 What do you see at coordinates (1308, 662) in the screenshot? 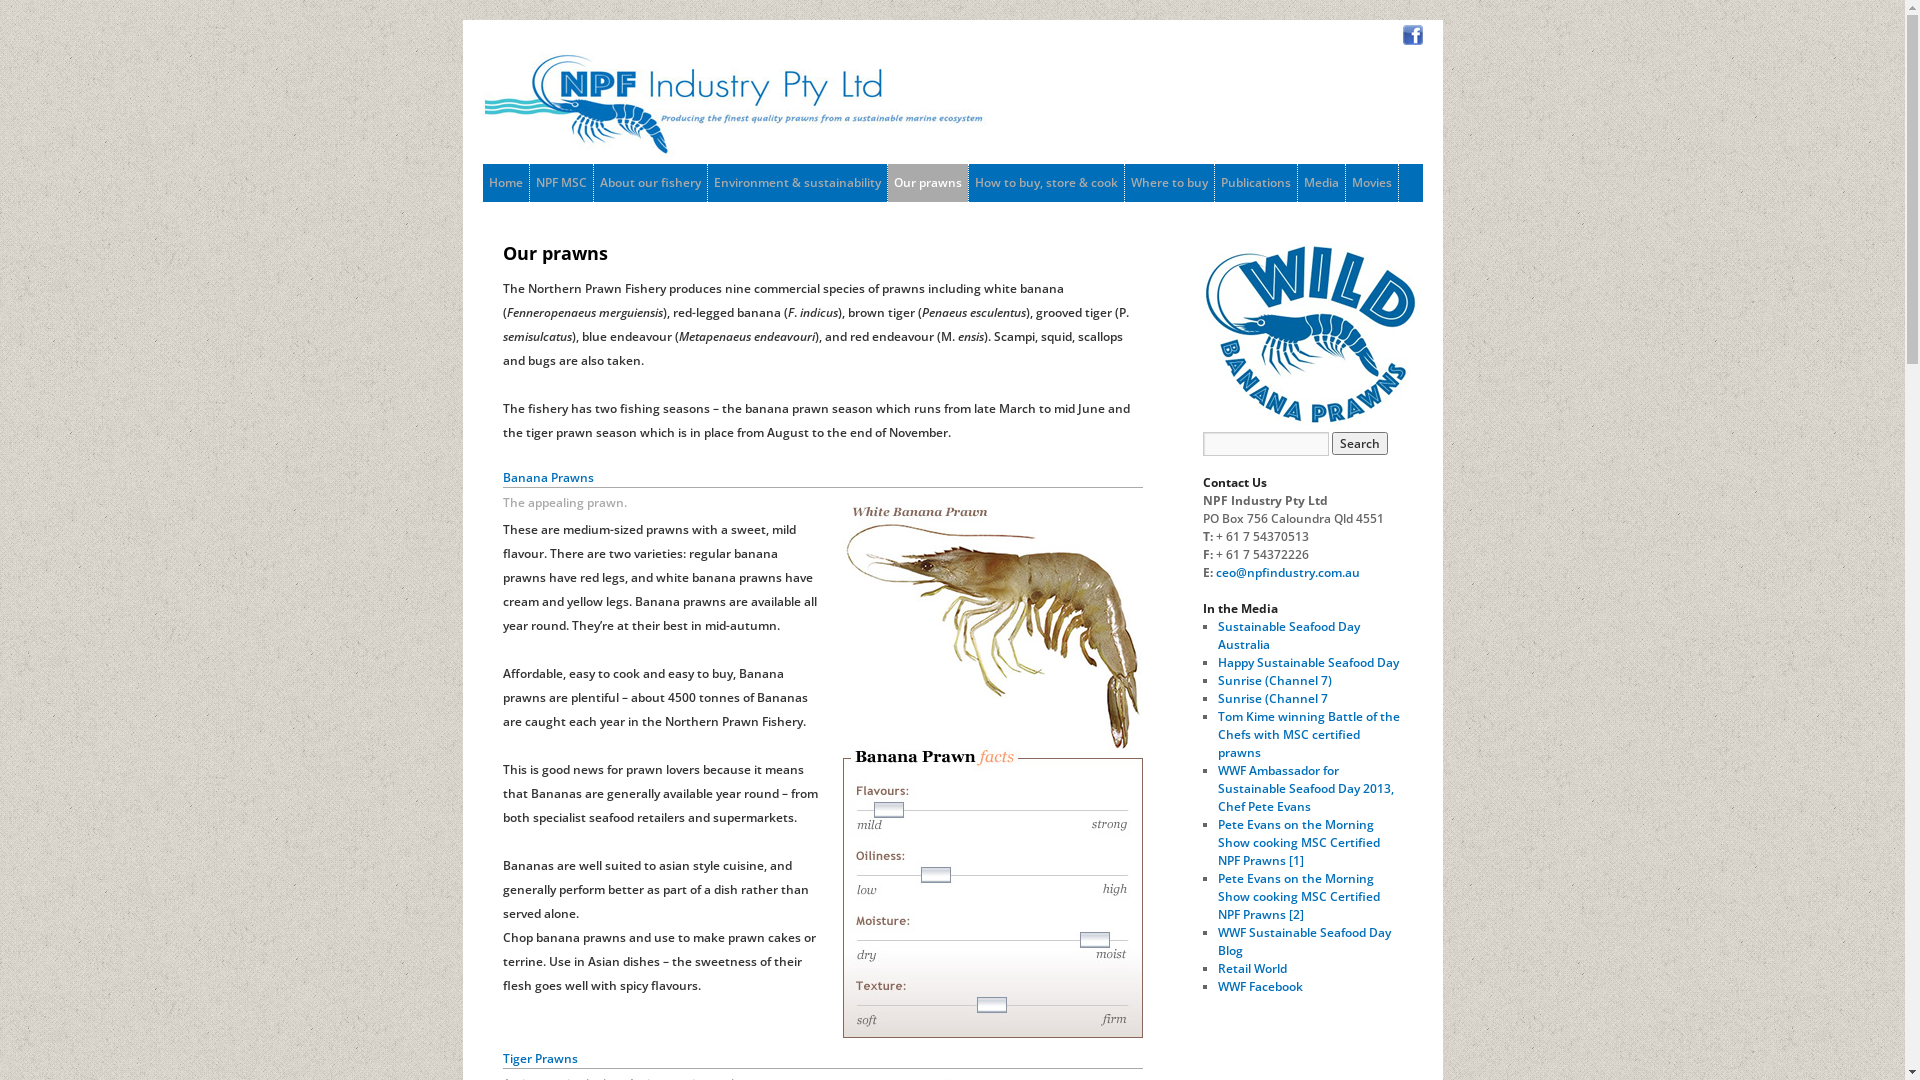
I see `'Happy Sustainable Seafood Day'` at bounding box center [1308, 662].